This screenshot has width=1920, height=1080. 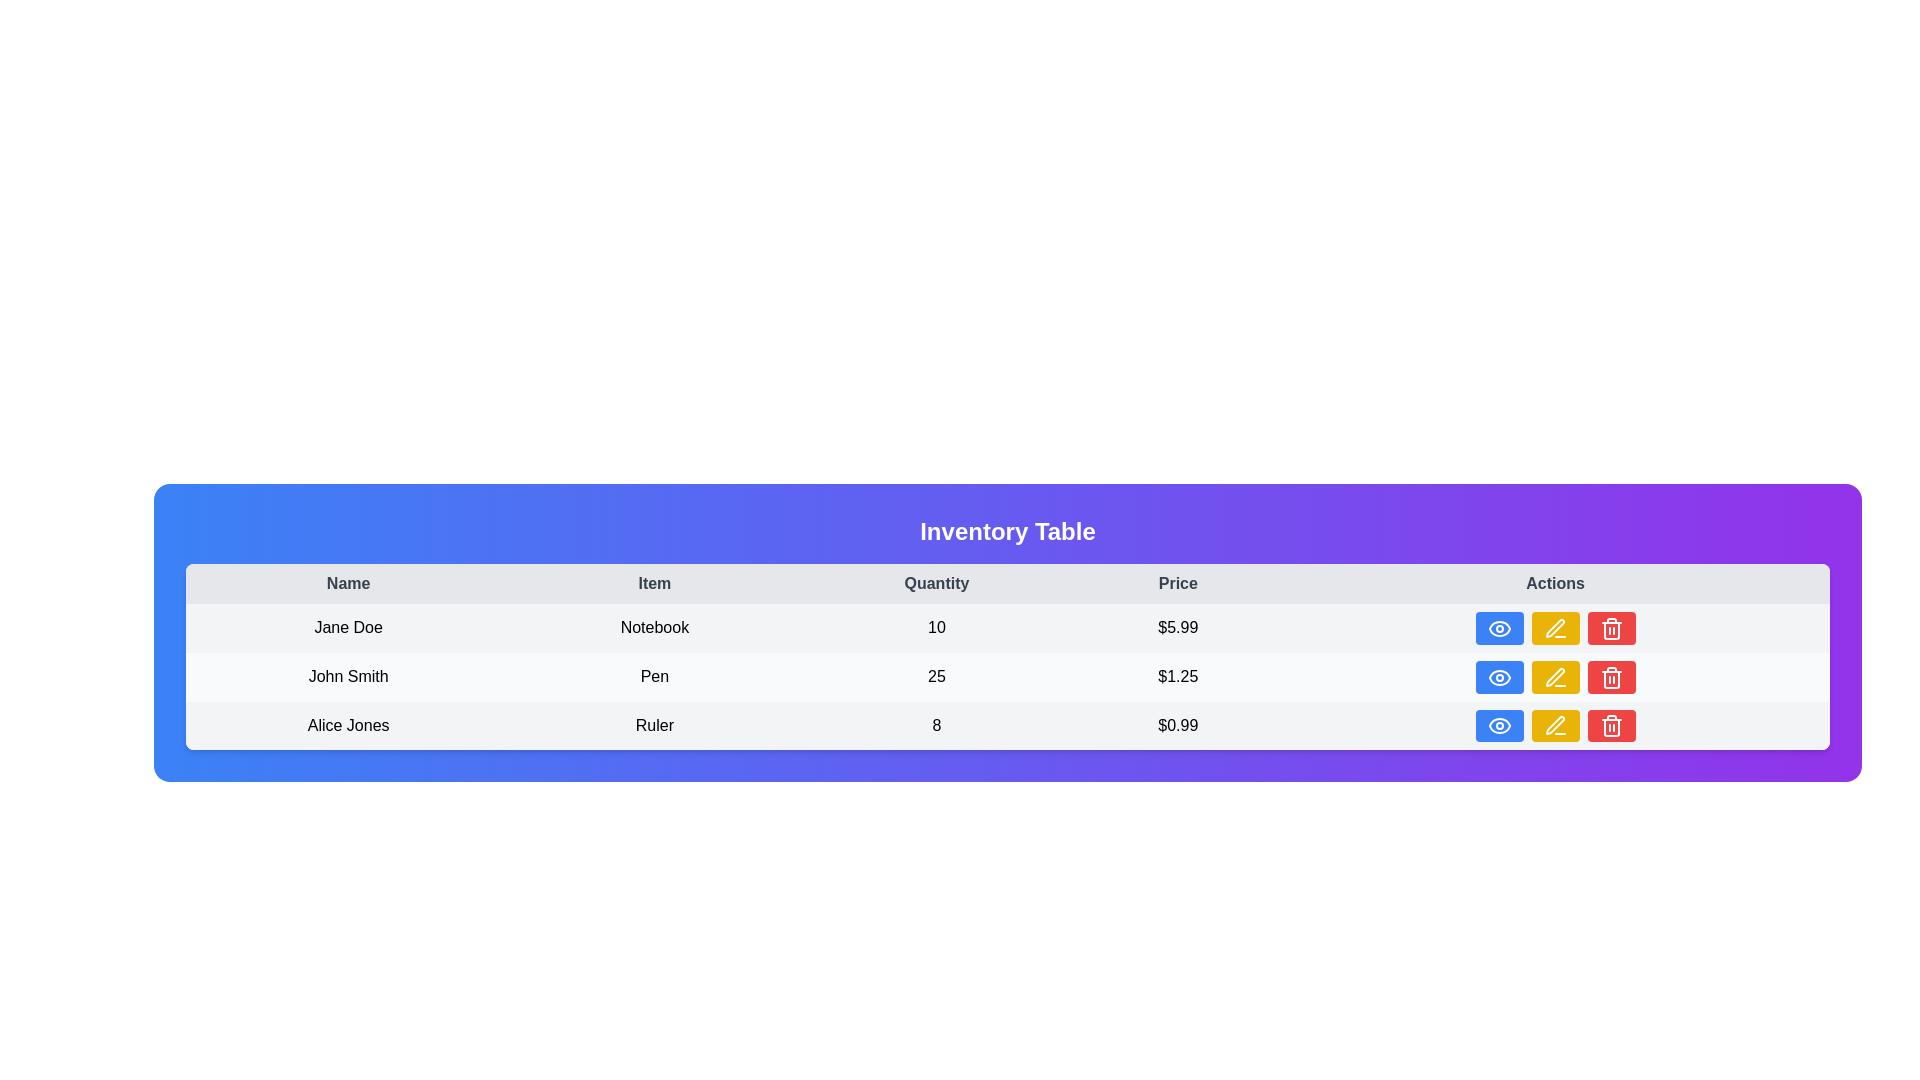 I want to click on the 'Item' text label, which is the second header in the table, displayed in bold medium gray on a light gray background, so click(x=654, y=583).